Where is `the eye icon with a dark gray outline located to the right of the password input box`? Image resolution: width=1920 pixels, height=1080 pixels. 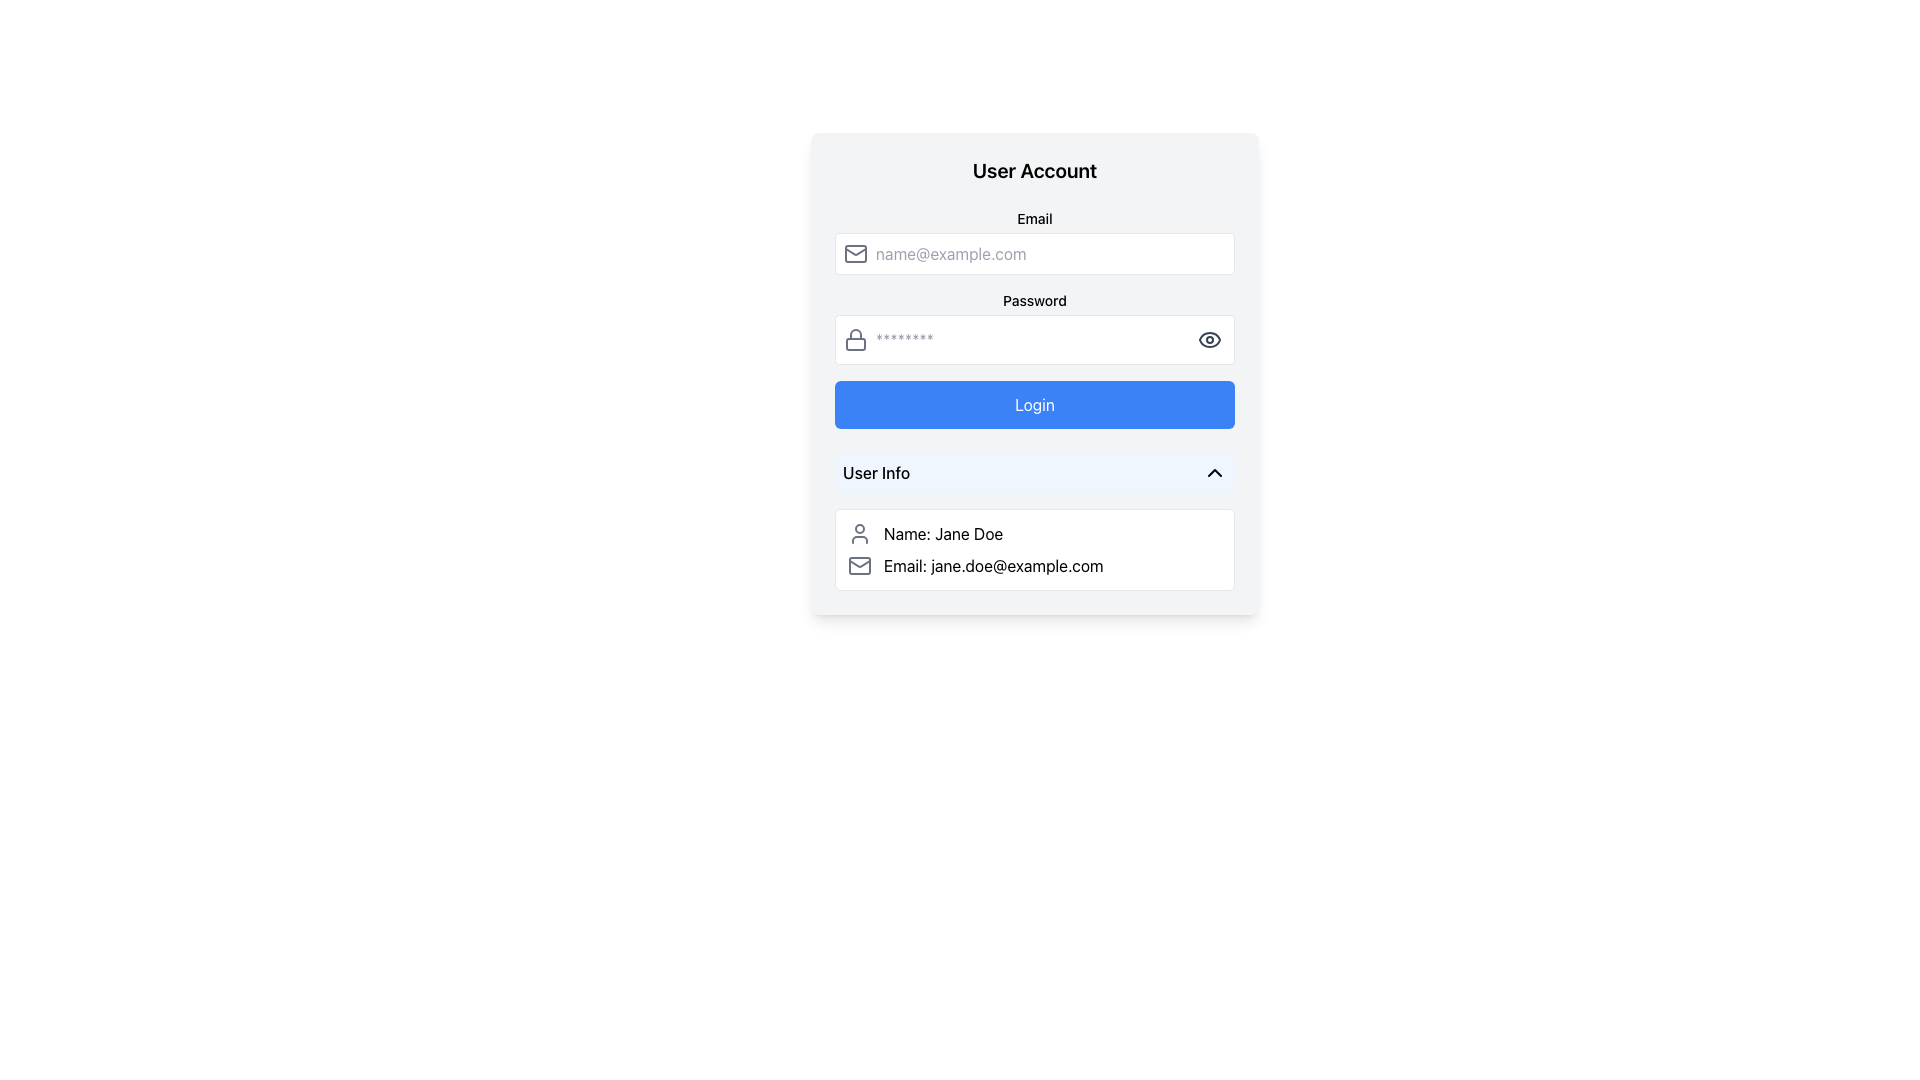
the eye icon with a dark gray outline located to the right of the password input box is located at coordinates (1208, 338).